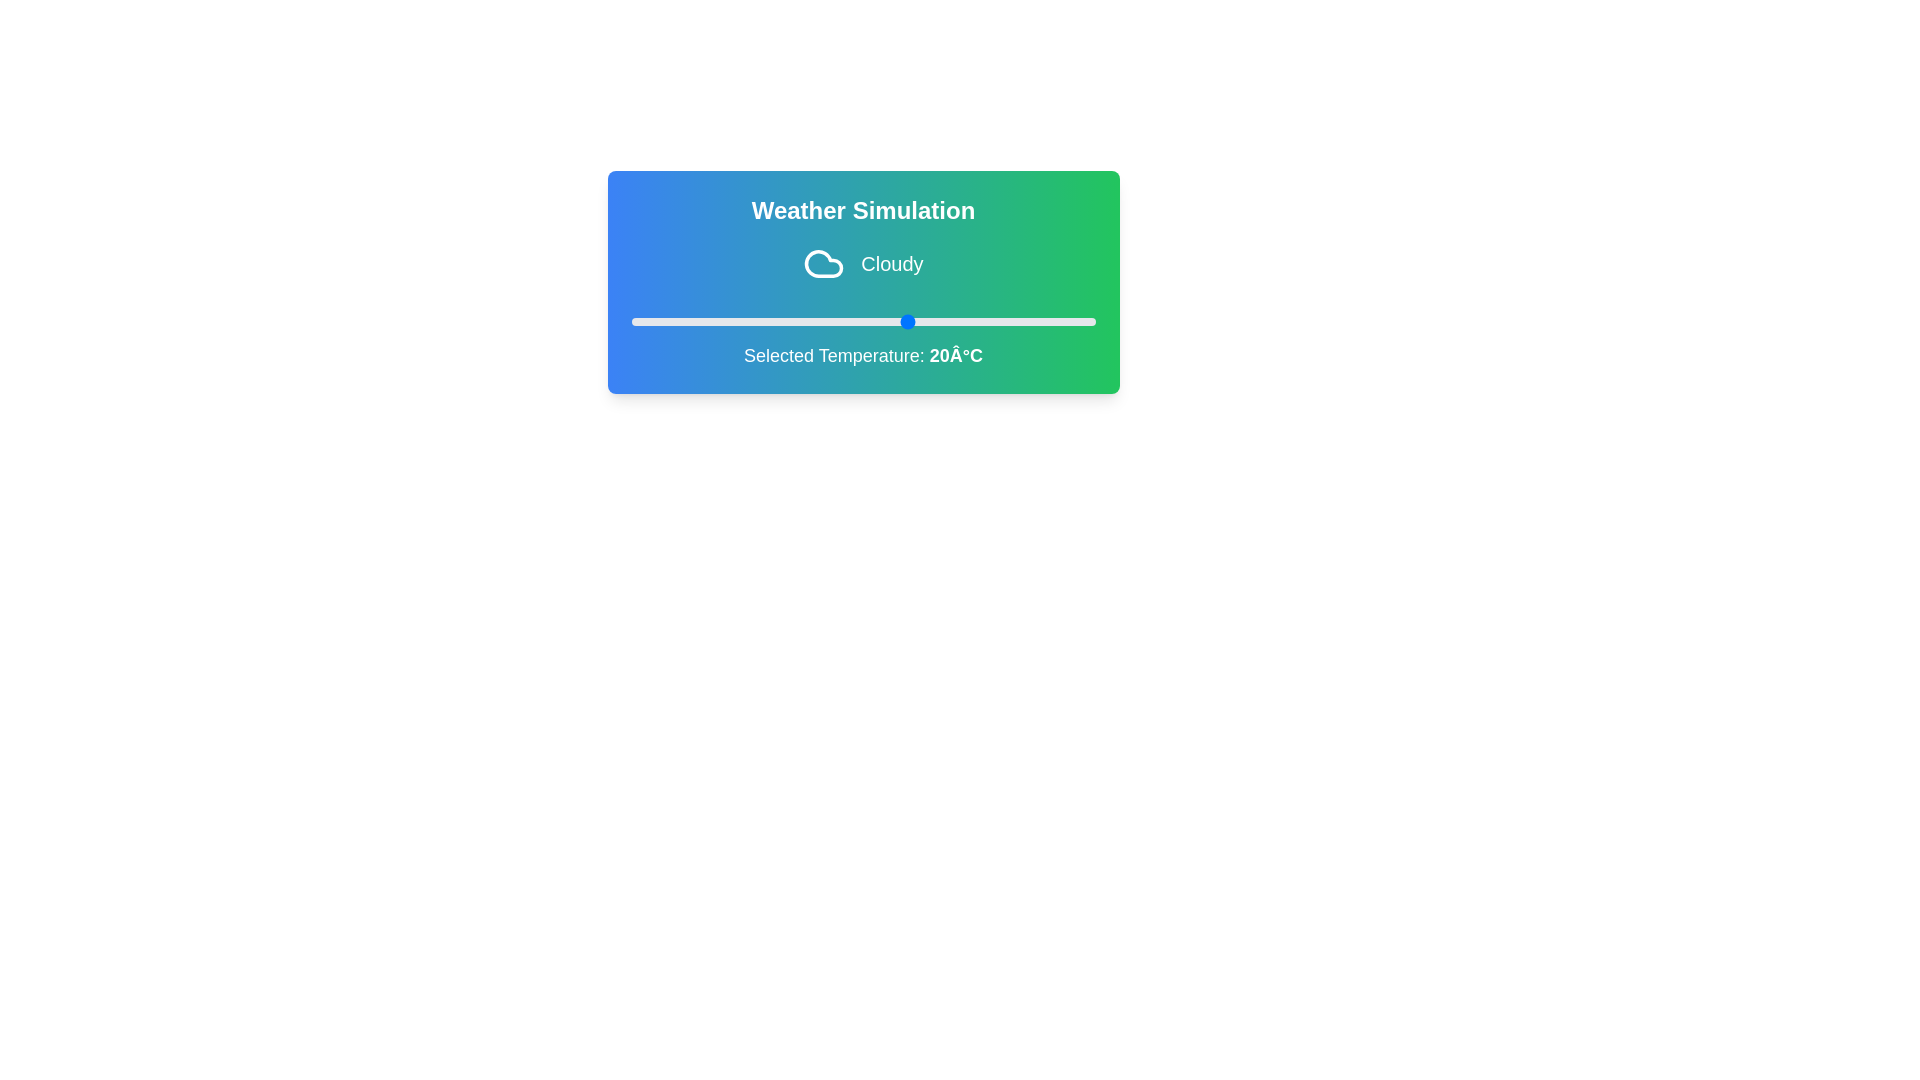 This screenshot has height=1080, width=1920. I want to click on the Text Label displaying the selected temperature value, which is part of the sentence 'Selected Temperature: 20°C', so click(955, 354).